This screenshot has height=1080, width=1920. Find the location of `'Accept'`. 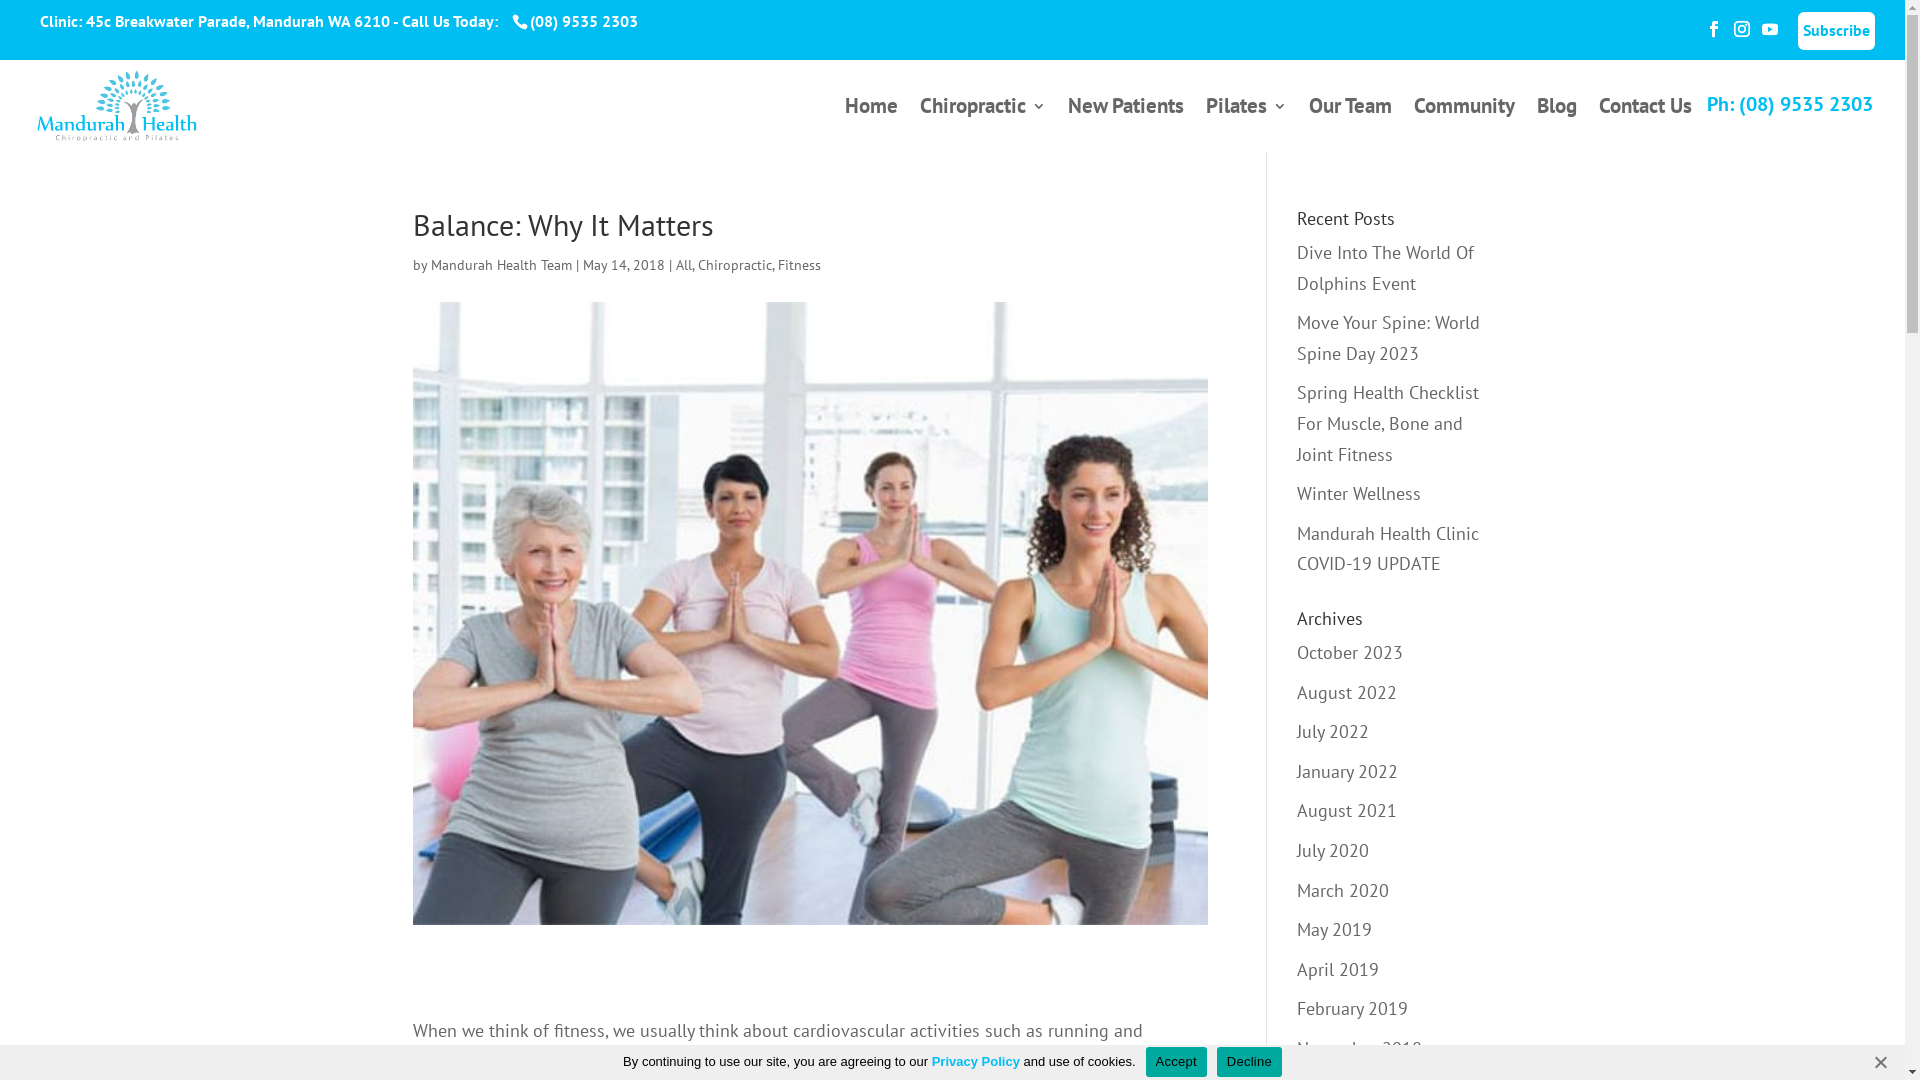

'Accept' is located at coordinates (1176, 1059).